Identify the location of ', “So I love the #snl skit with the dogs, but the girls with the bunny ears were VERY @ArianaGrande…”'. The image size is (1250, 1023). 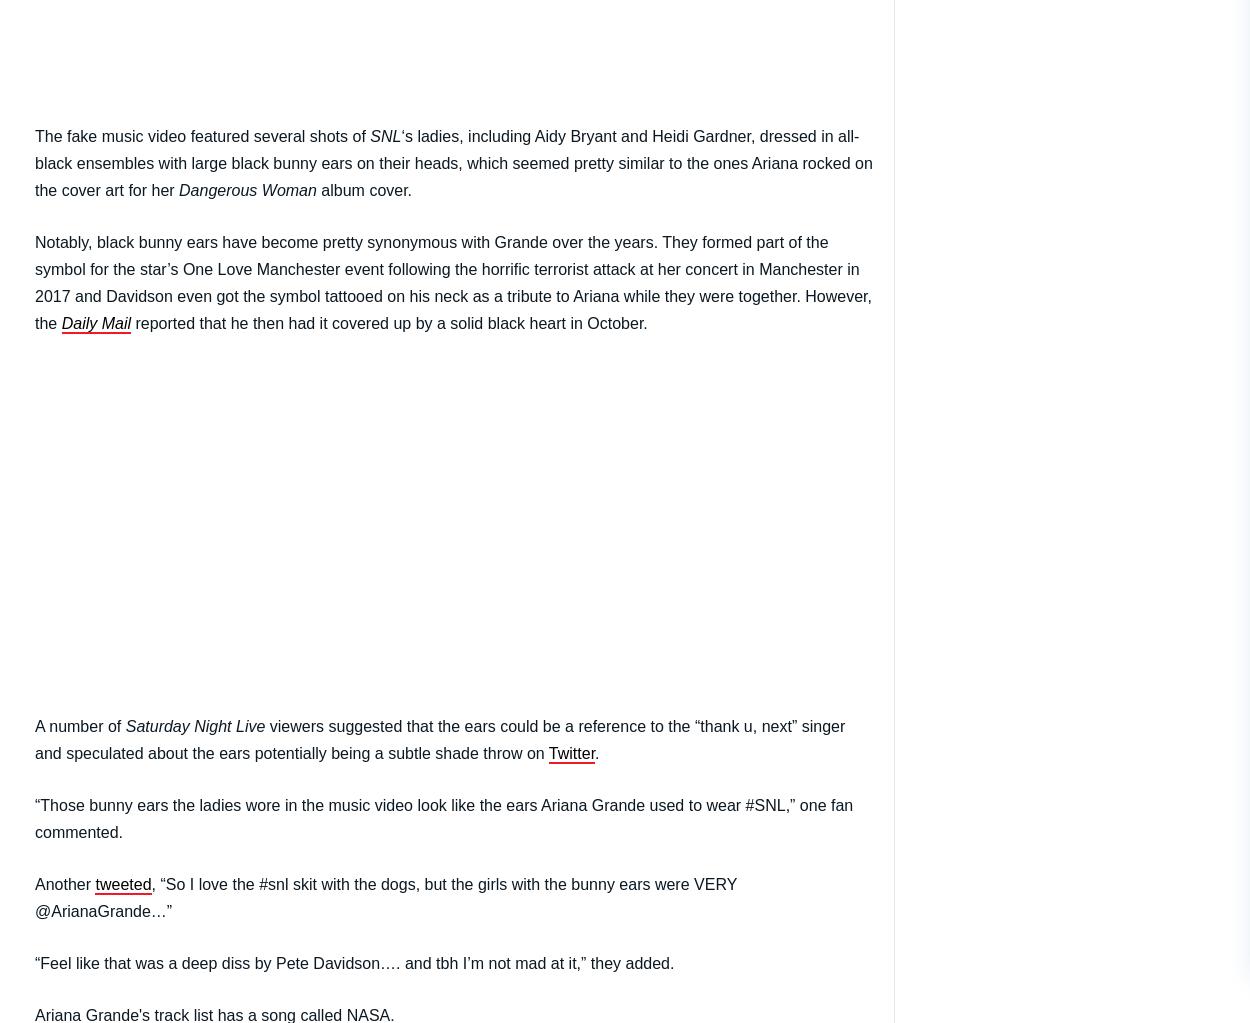
(35, 896).